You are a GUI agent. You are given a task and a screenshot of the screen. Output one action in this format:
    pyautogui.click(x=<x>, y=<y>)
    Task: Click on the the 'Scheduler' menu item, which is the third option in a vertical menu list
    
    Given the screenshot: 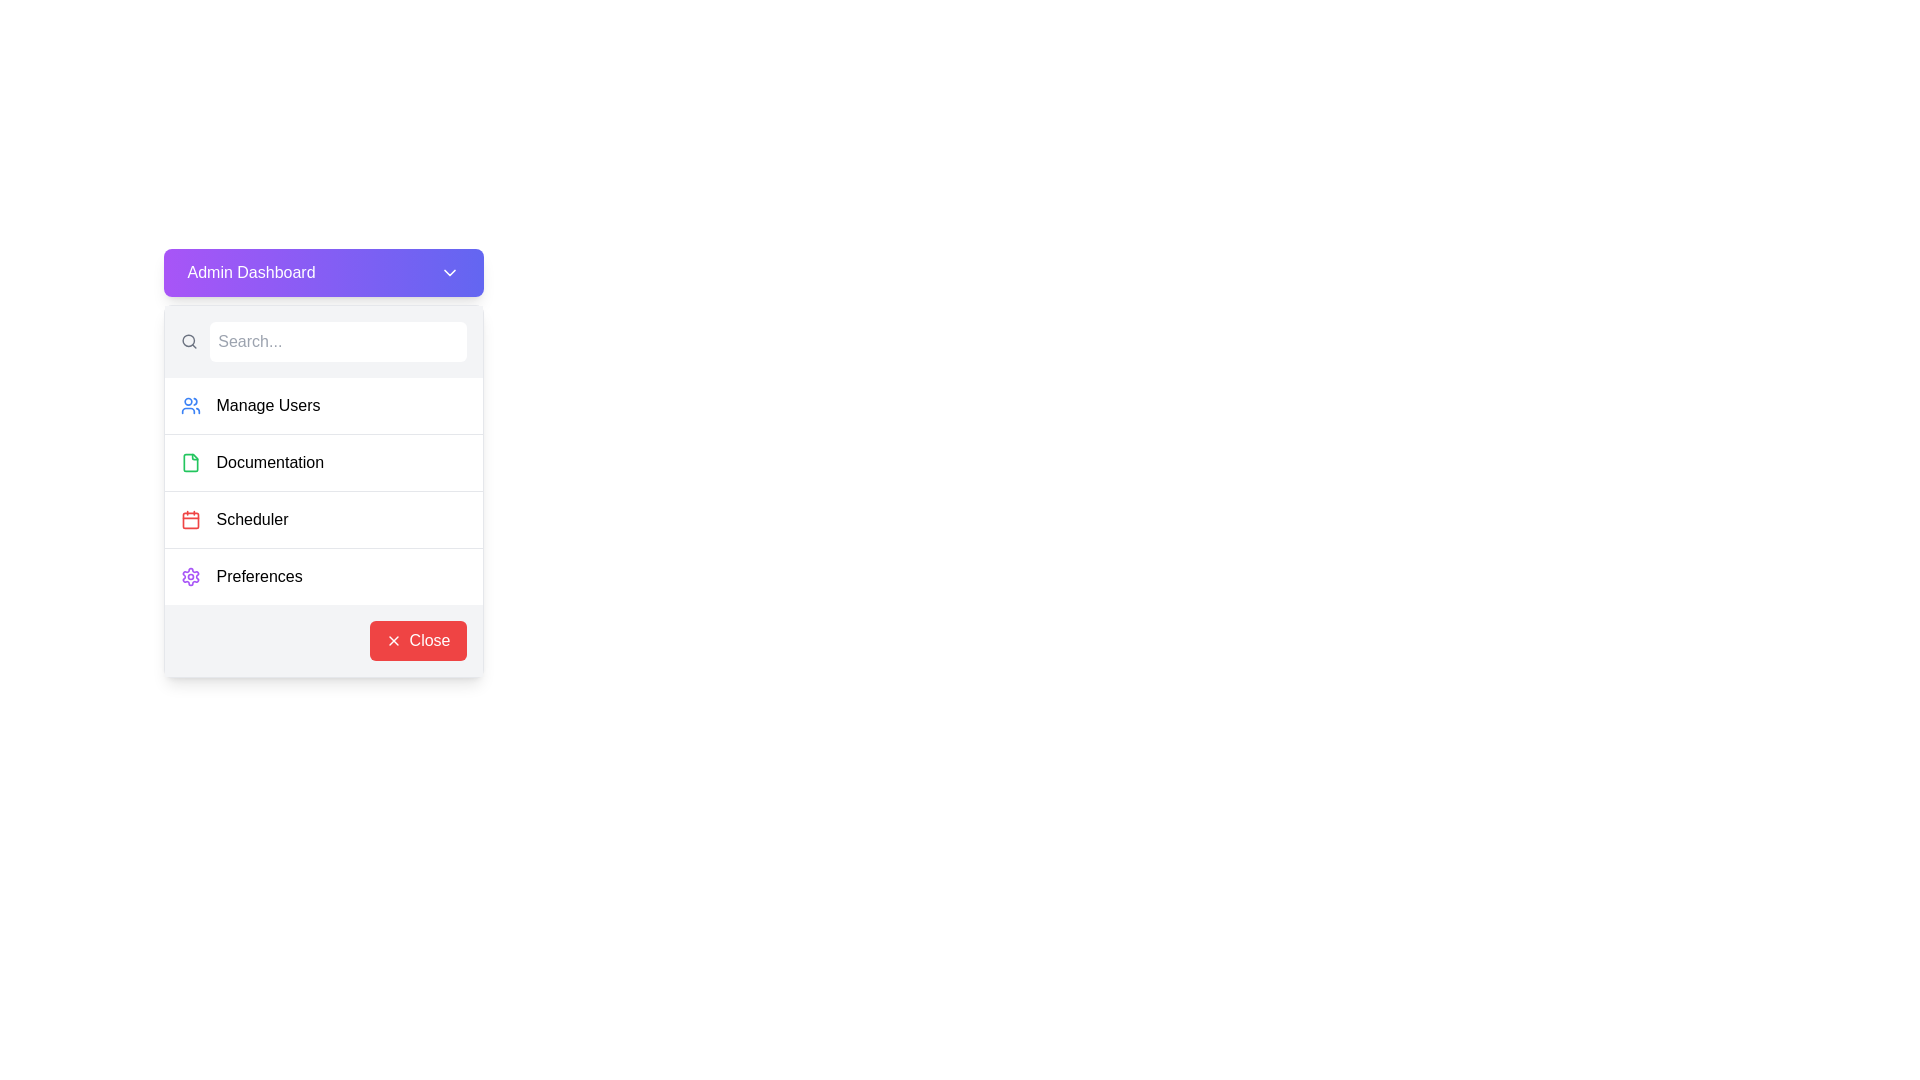 What is the action you would take?
    pyautogui.click(x=323, y=518)
    